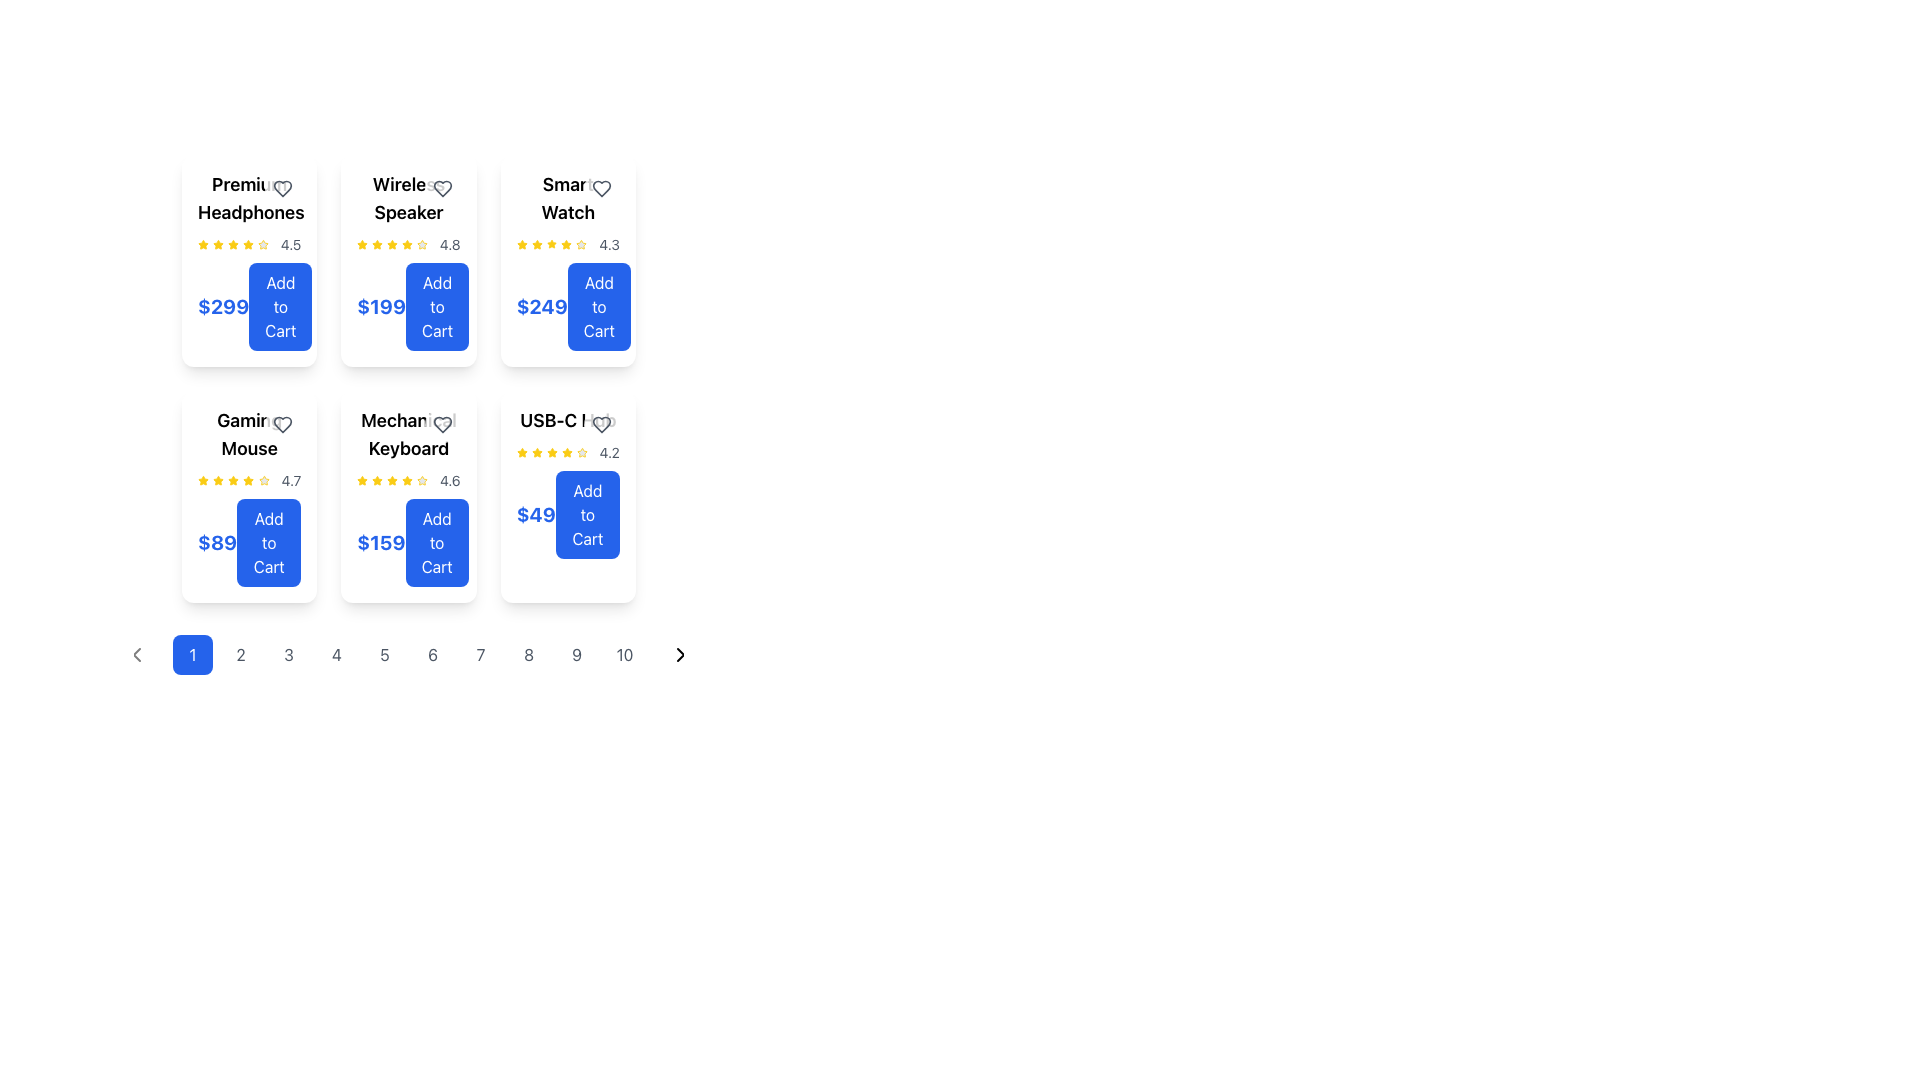  I want to click on the first button in a row of numbered buttons styled with rounded edges, where the first number is bold in blue indicating active state, so click(407, 655).